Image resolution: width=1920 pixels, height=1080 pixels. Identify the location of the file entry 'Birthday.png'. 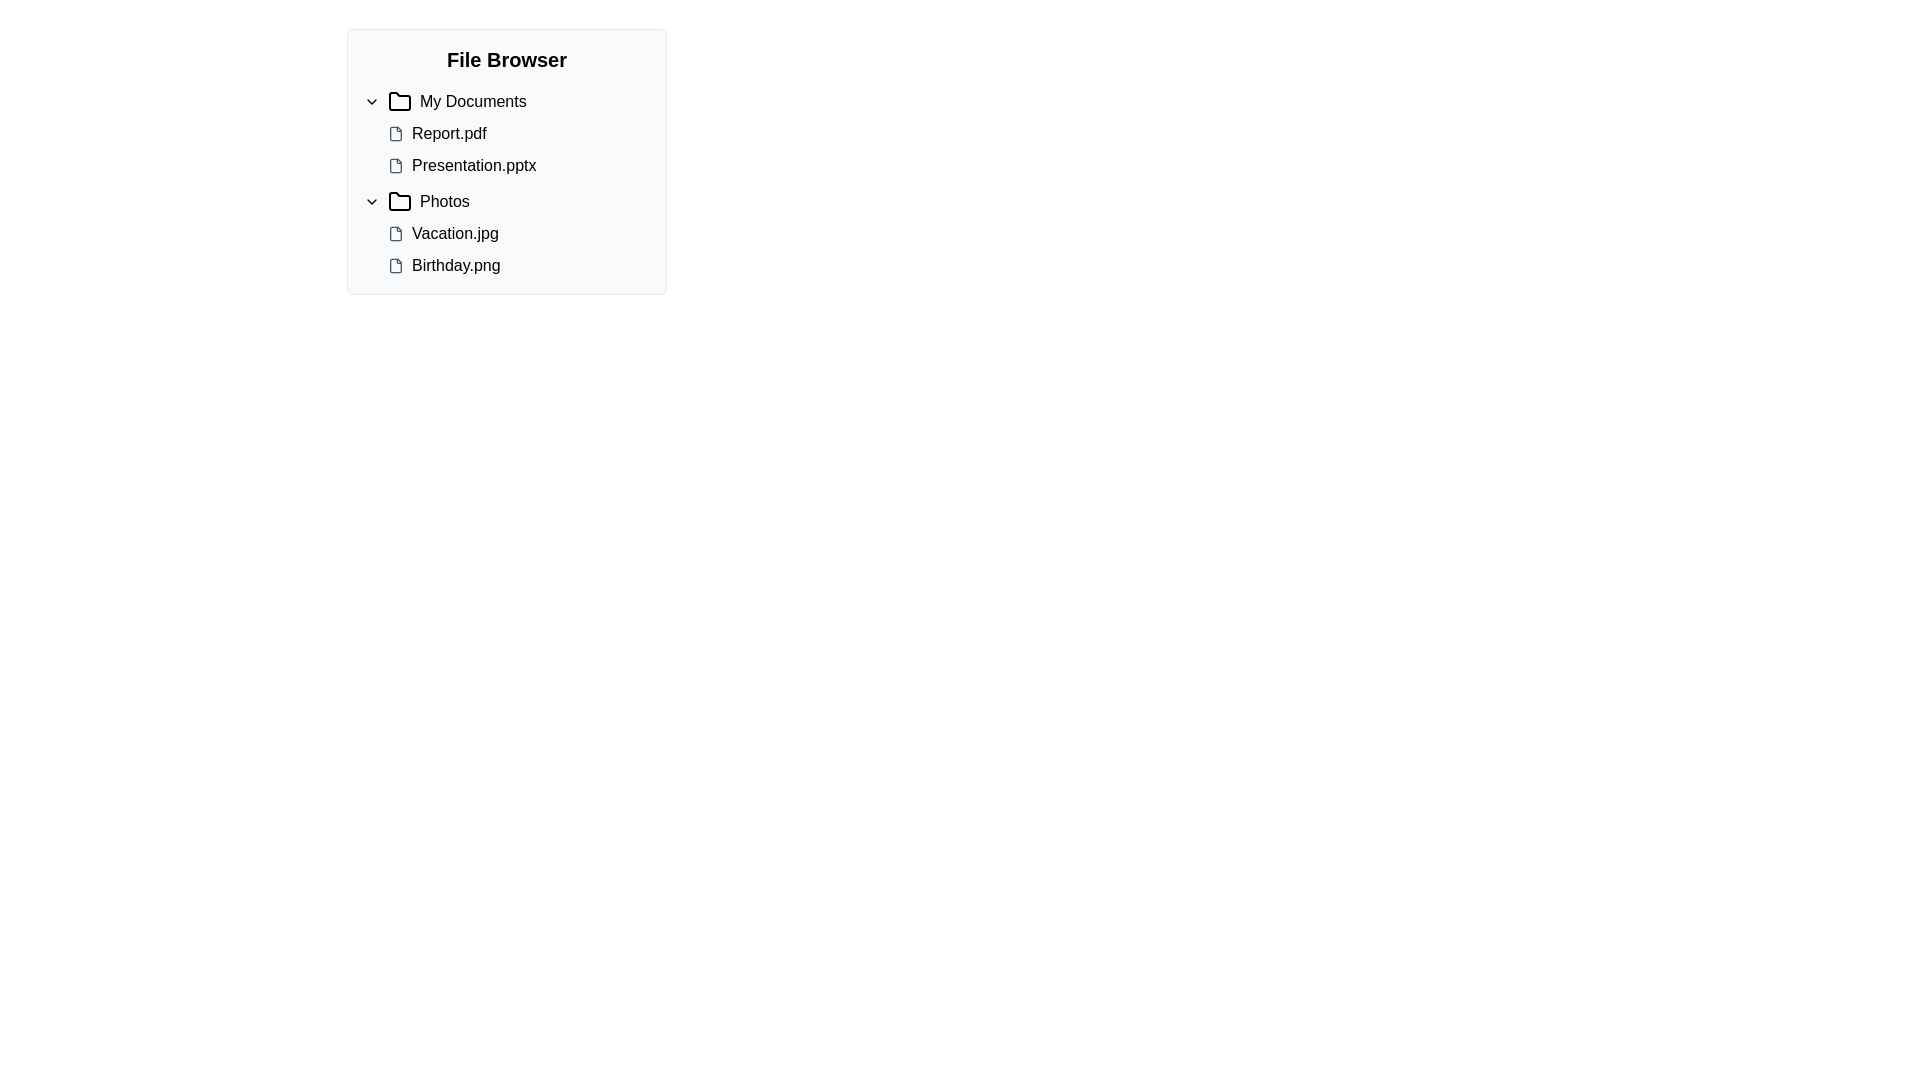
(518, 265).